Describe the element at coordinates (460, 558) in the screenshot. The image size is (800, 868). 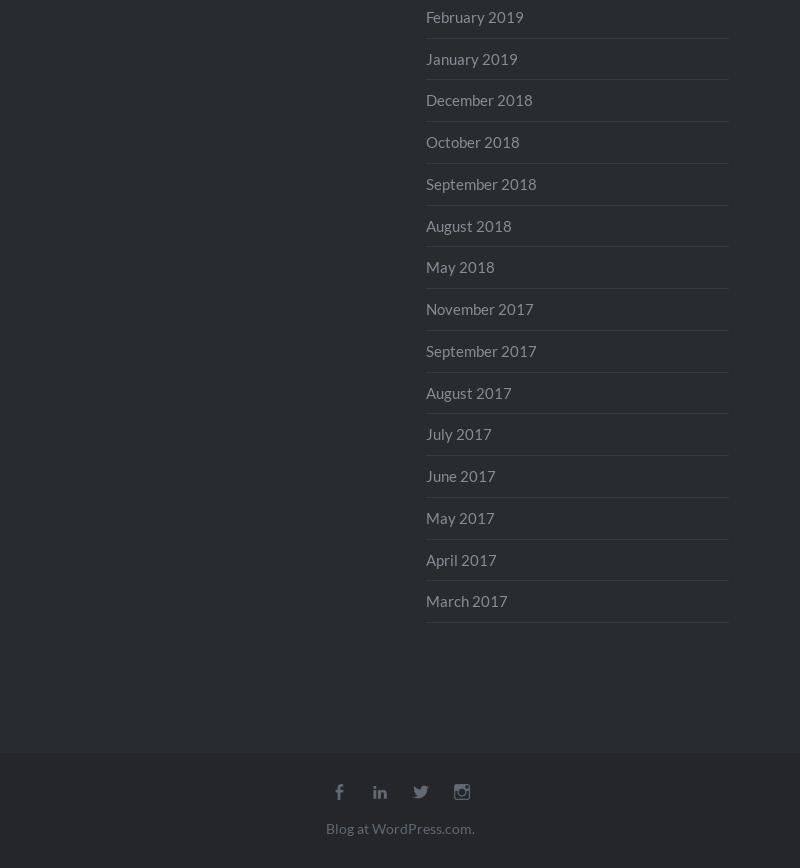
I see `'April 2017'` at that location.